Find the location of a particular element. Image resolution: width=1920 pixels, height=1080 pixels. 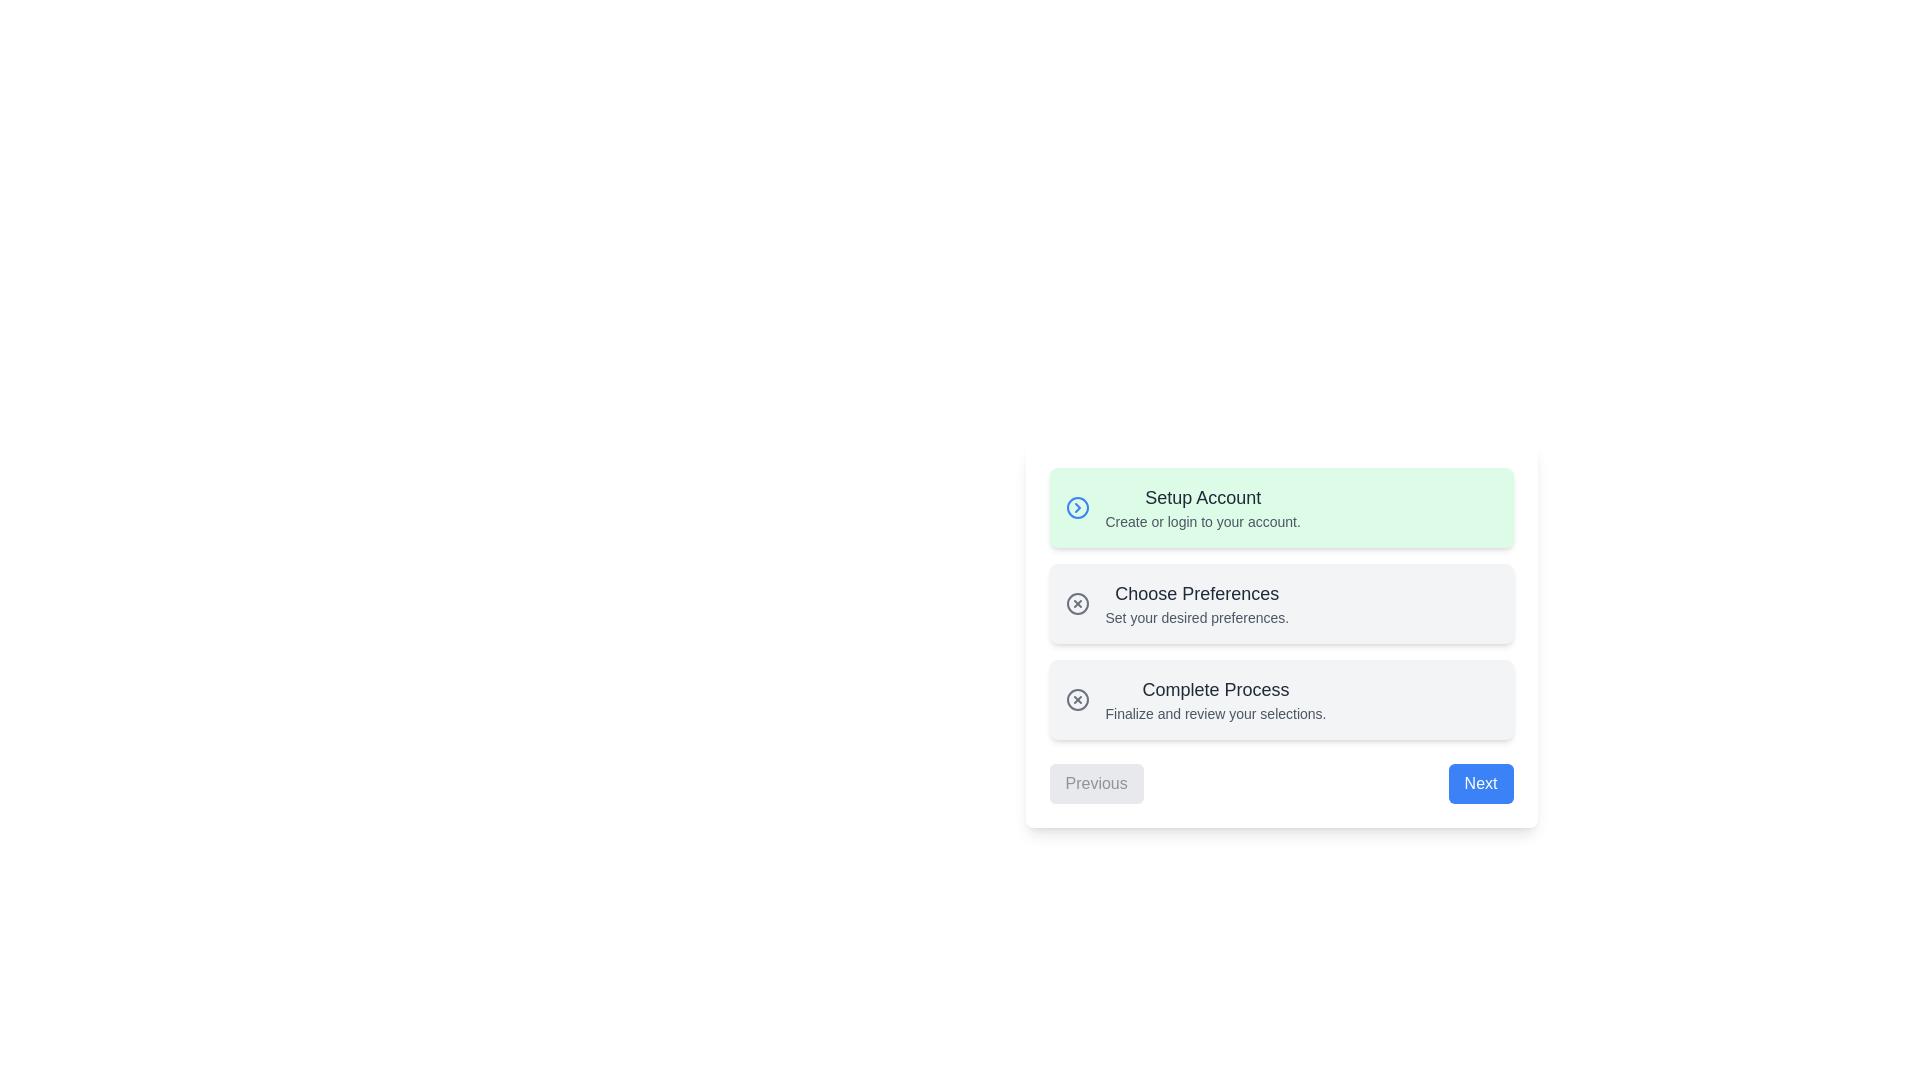

subtitle of the text block which is the third entry in the vertically stacked list of steps, located near the center-right of the layout for additional context is located at coordinates (1214, 698).